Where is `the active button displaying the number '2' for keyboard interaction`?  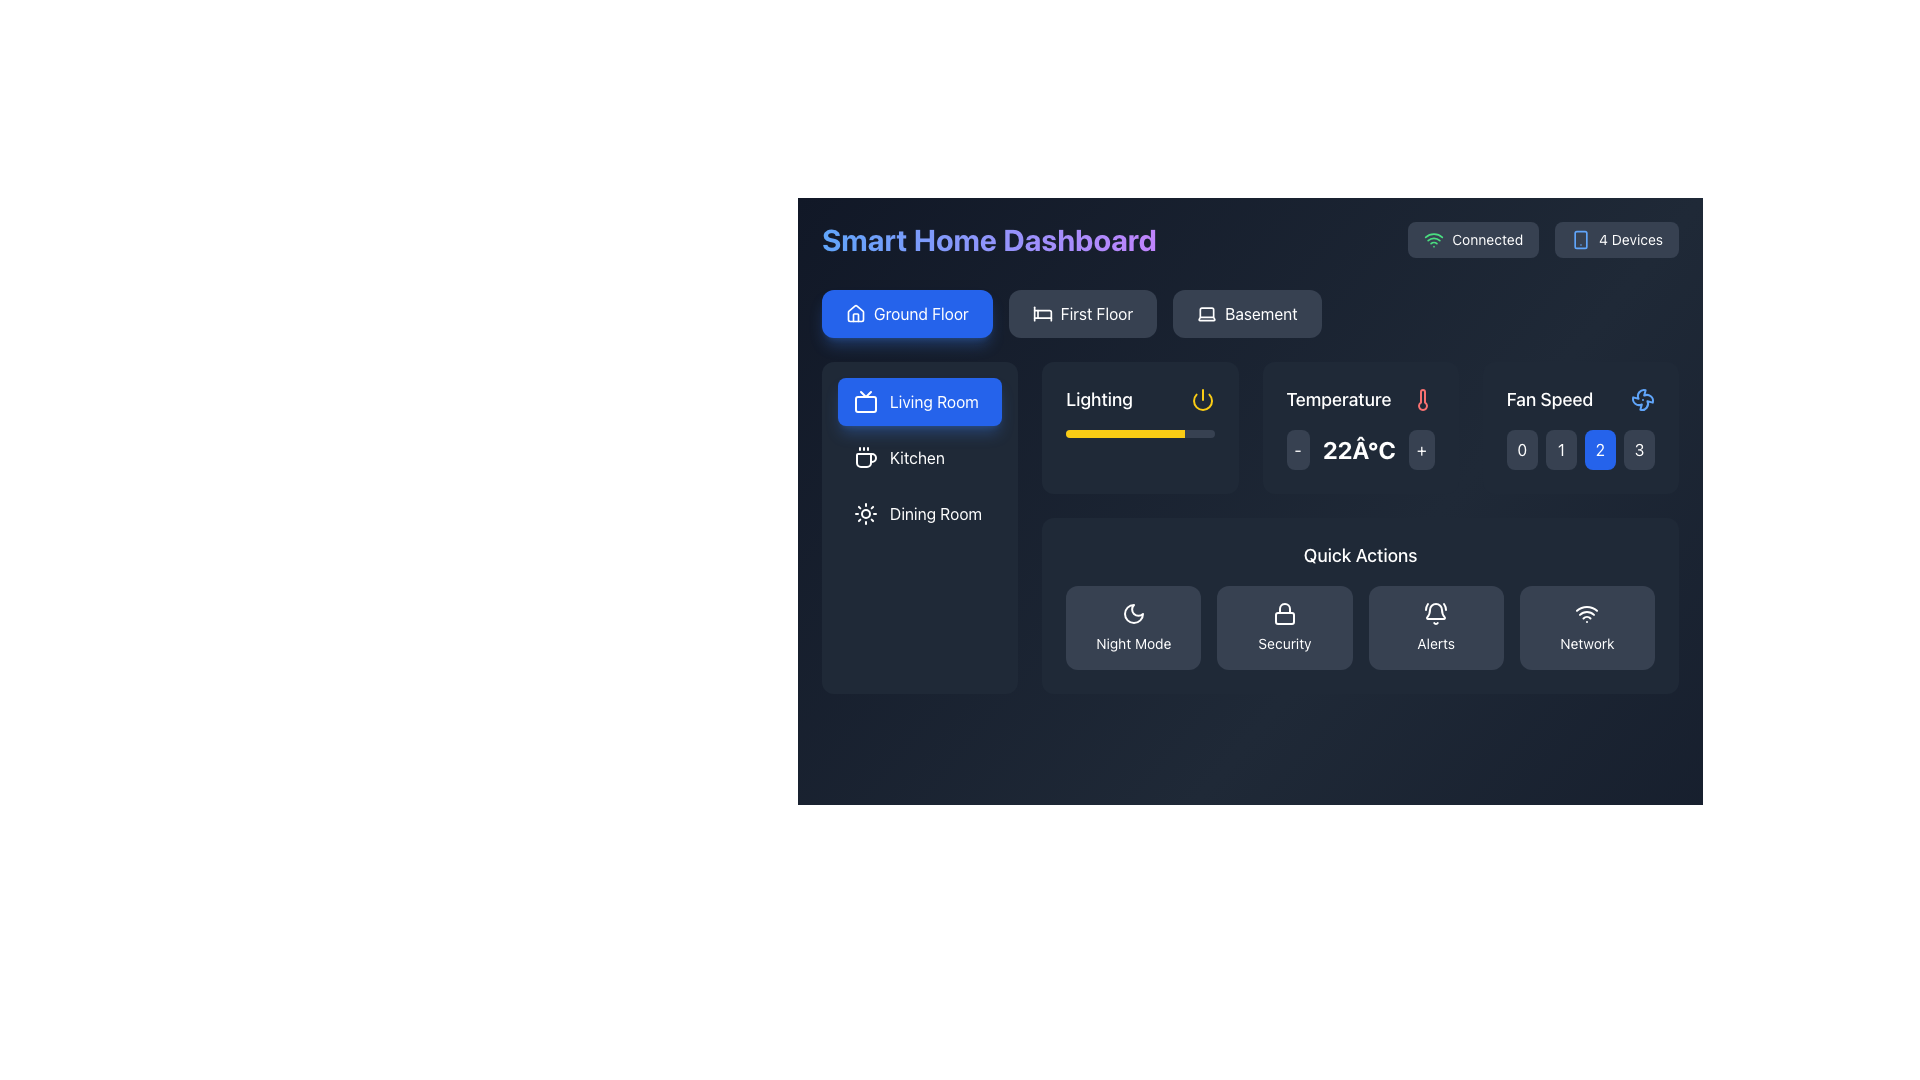
the active button displaying the number '2' for keyboard interaction is located at coordinates (1600, 450).